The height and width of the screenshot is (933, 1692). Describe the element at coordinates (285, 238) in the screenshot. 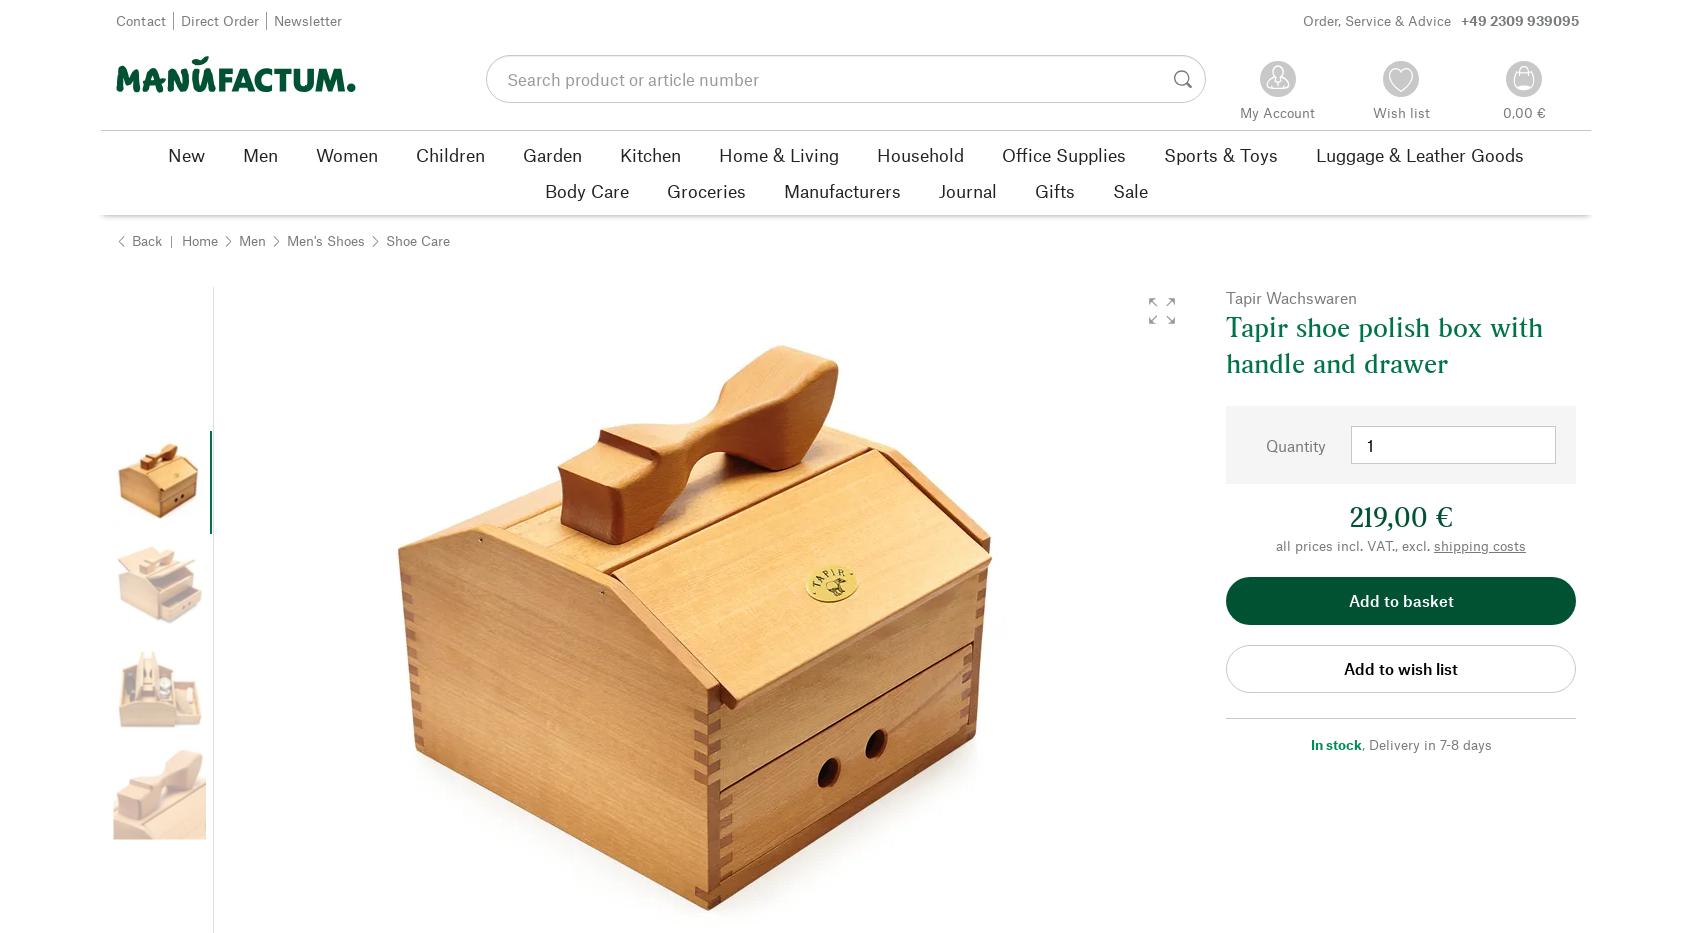

I see `'Men's Shoes'` at that location.